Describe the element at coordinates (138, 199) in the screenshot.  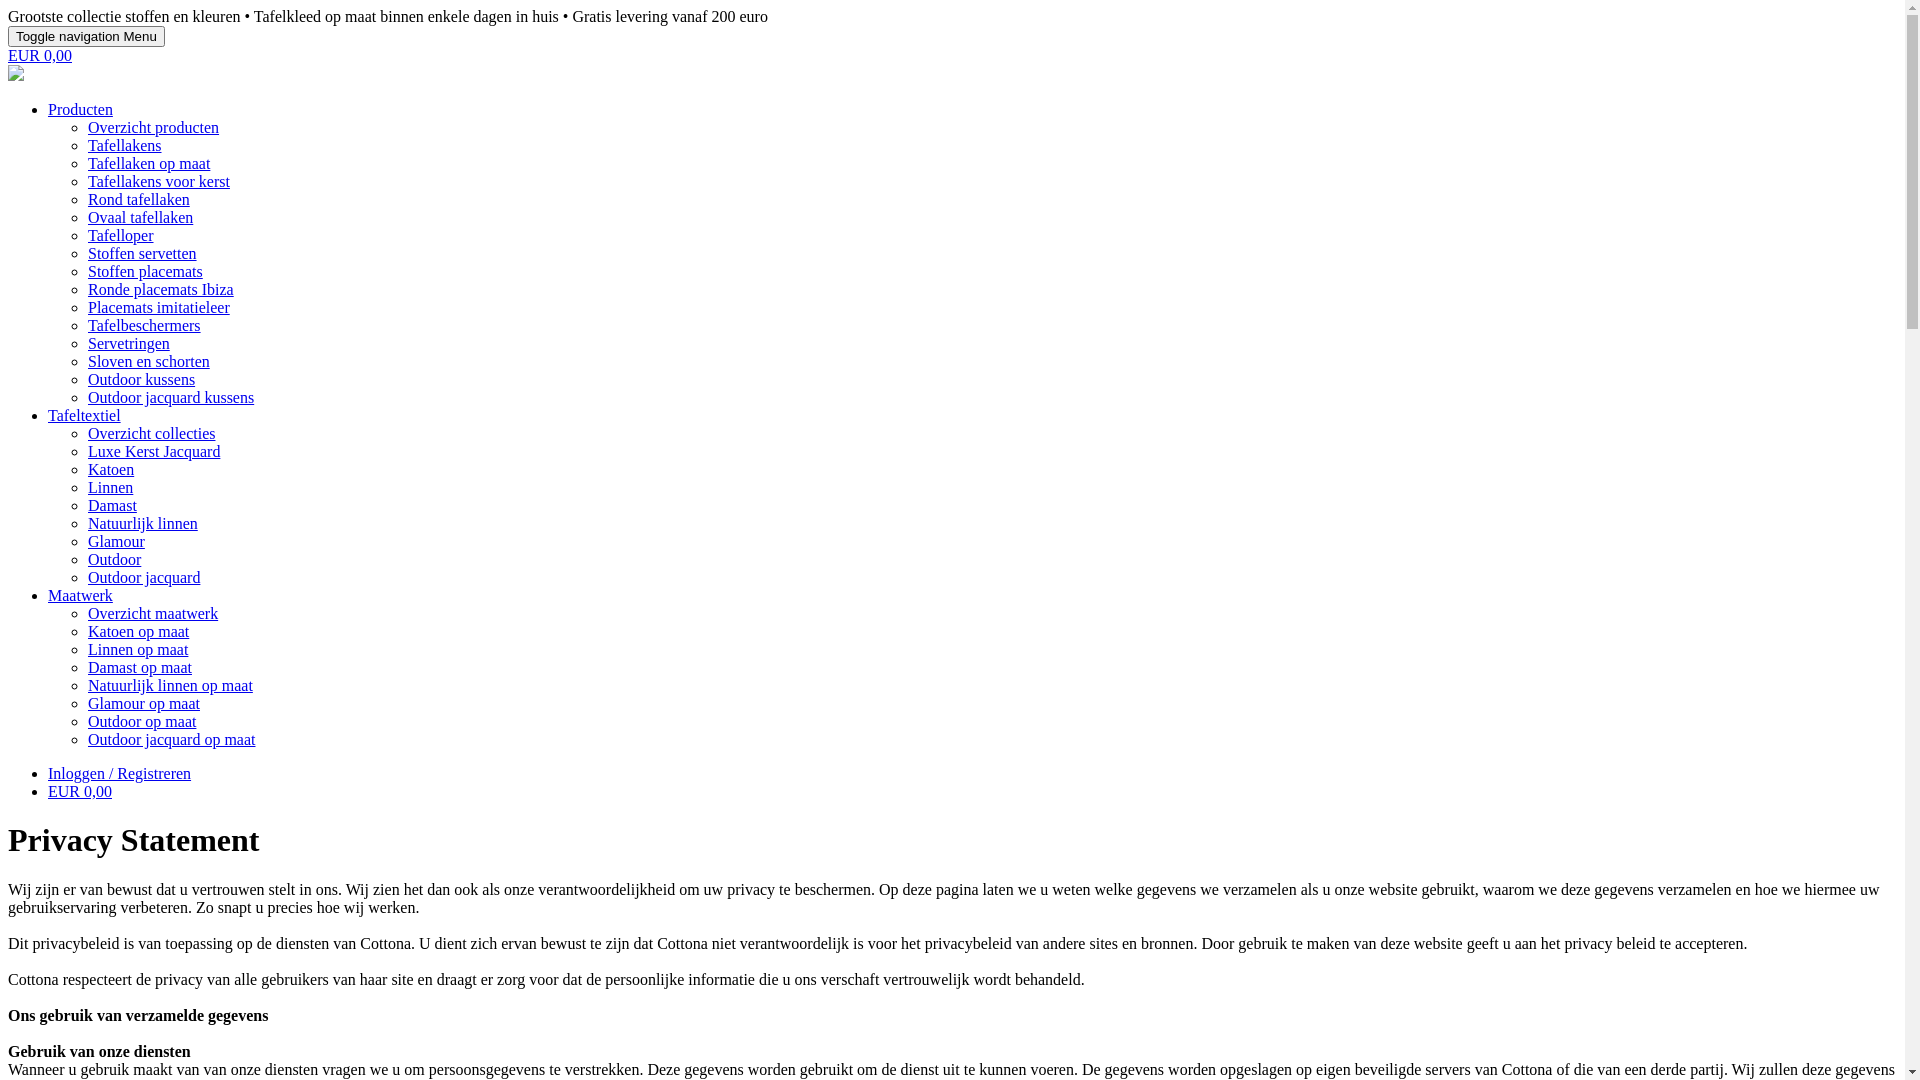
I see `'Rond tafellaken'` at that location.